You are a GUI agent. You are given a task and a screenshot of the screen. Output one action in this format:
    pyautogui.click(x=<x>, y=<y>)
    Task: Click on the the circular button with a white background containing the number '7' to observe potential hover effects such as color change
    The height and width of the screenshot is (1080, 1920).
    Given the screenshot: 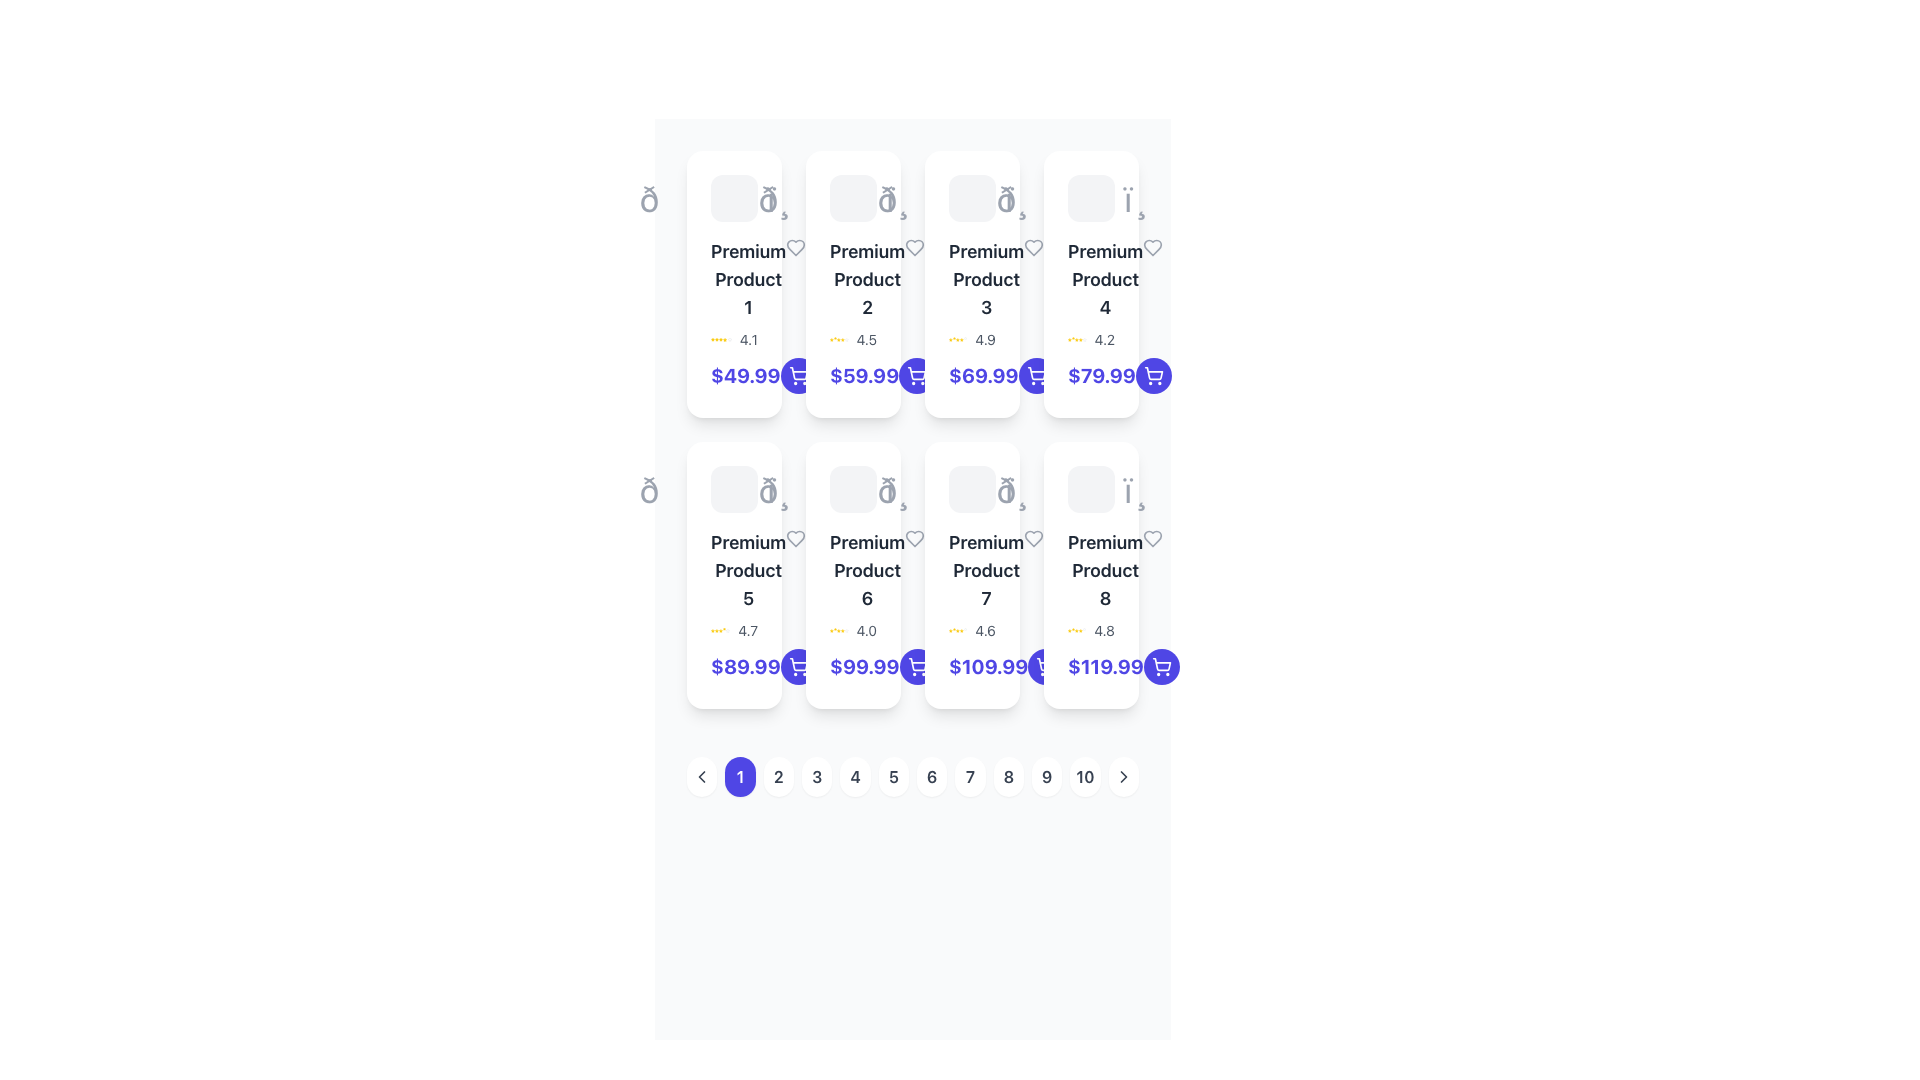 What is the action you would take?
    pyautogui.click(x=970, y=775)
    